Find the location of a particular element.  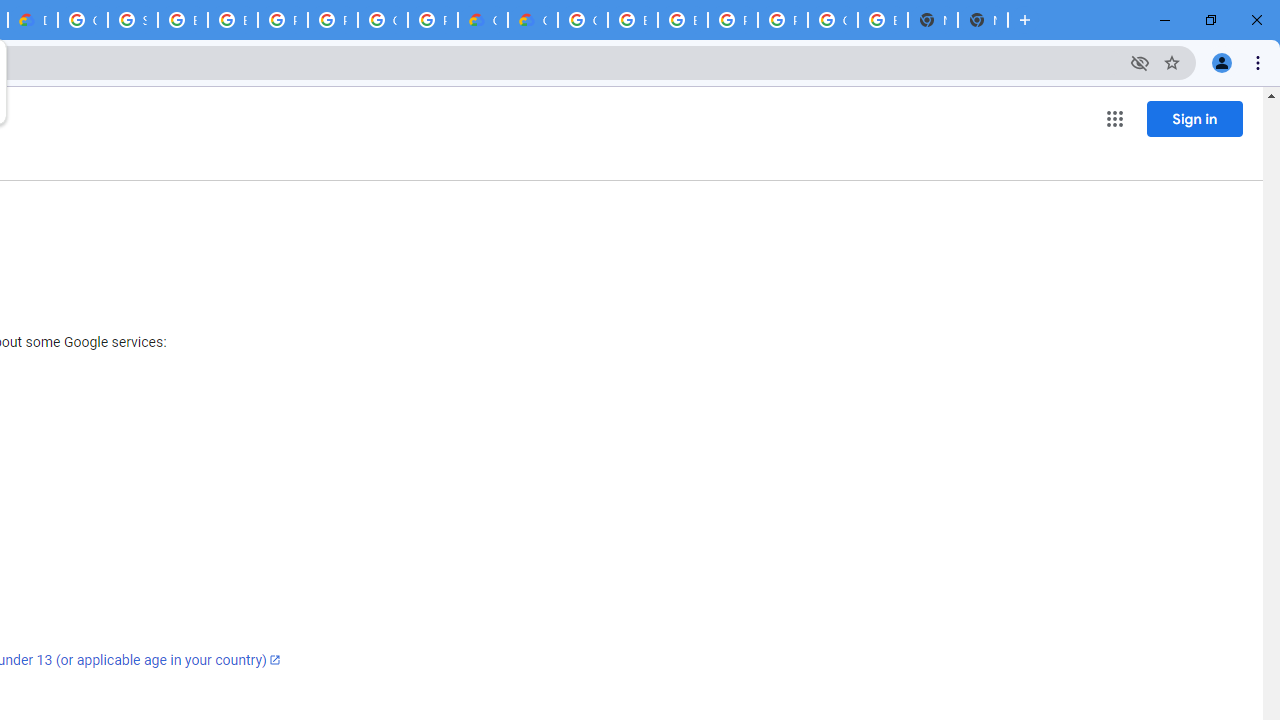

'Browse Chrome as a guest - Computer - Google Chrome Help' is located at coordinates (682, 20).